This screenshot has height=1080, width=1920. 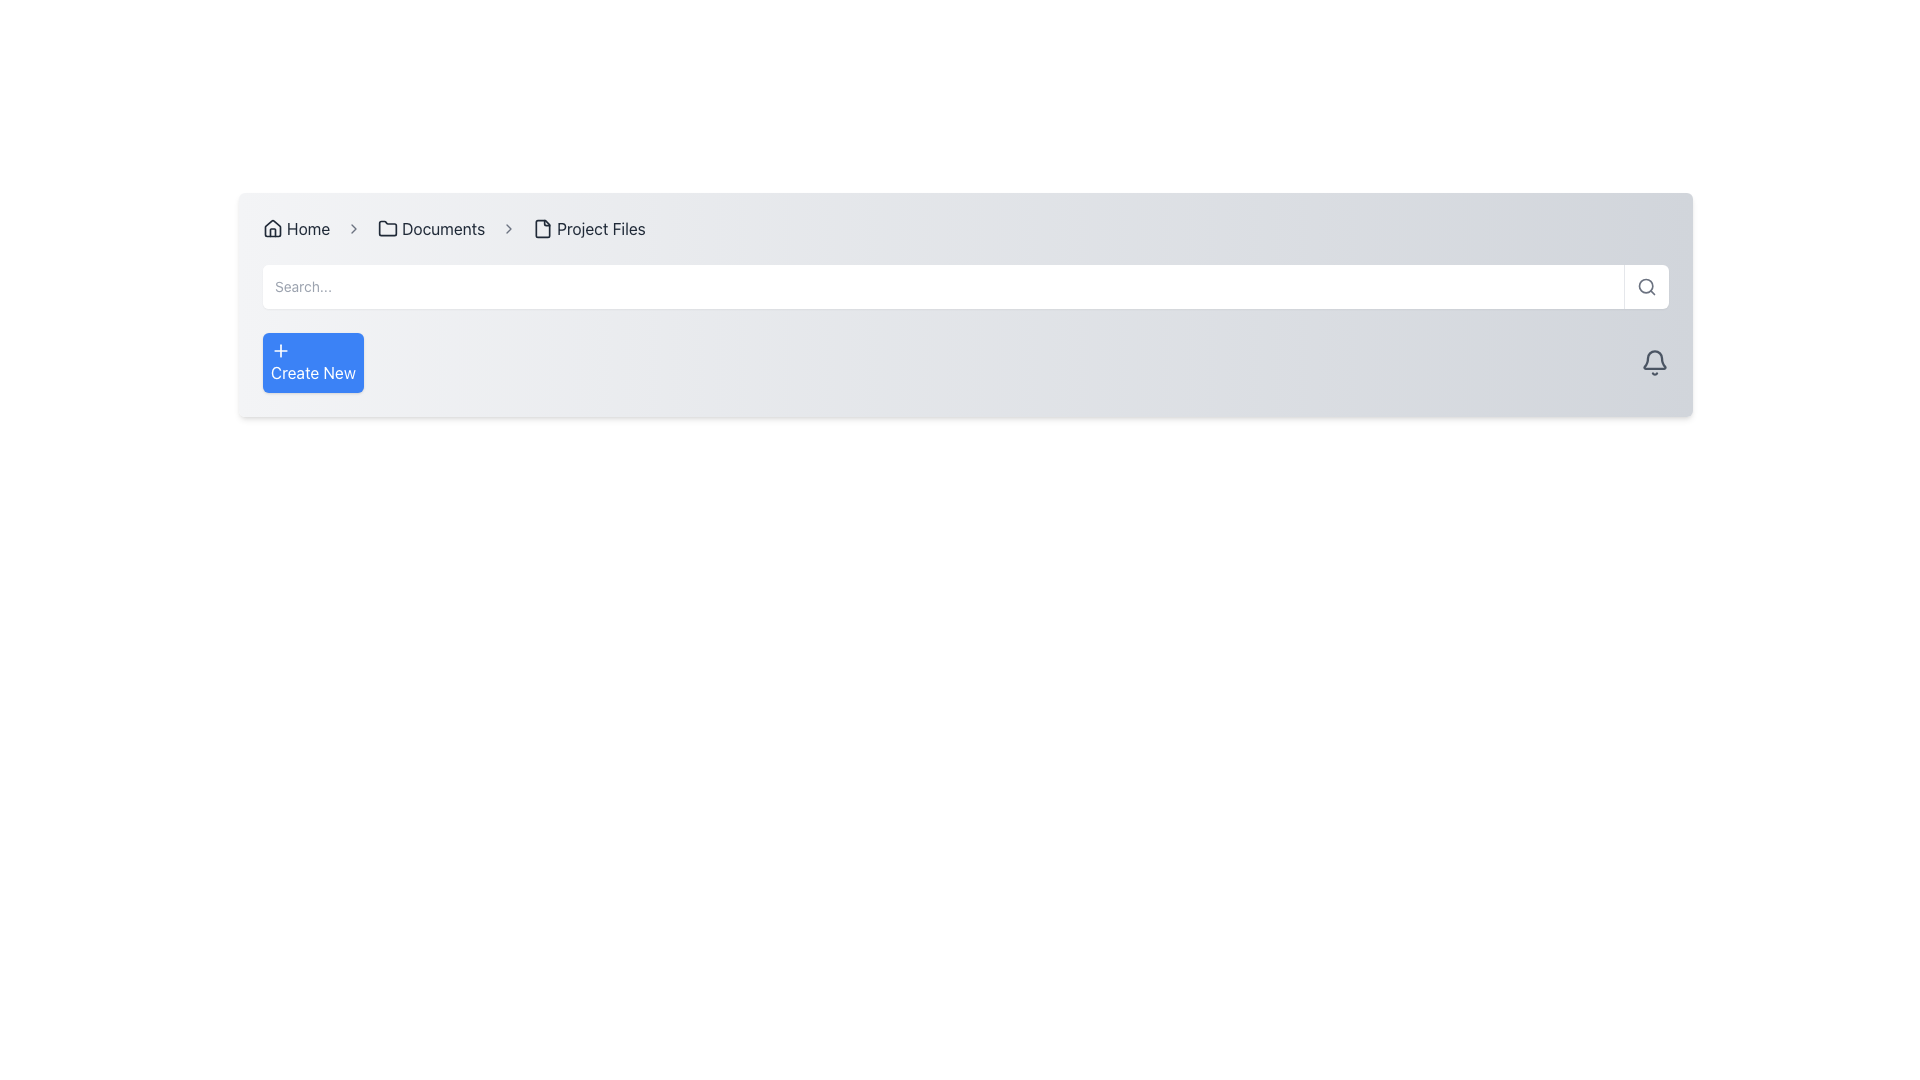 I want to click on the small SVG Circle inside the magnifying glass icon located on the right side of the search input field, so click(x=1646, y=286).